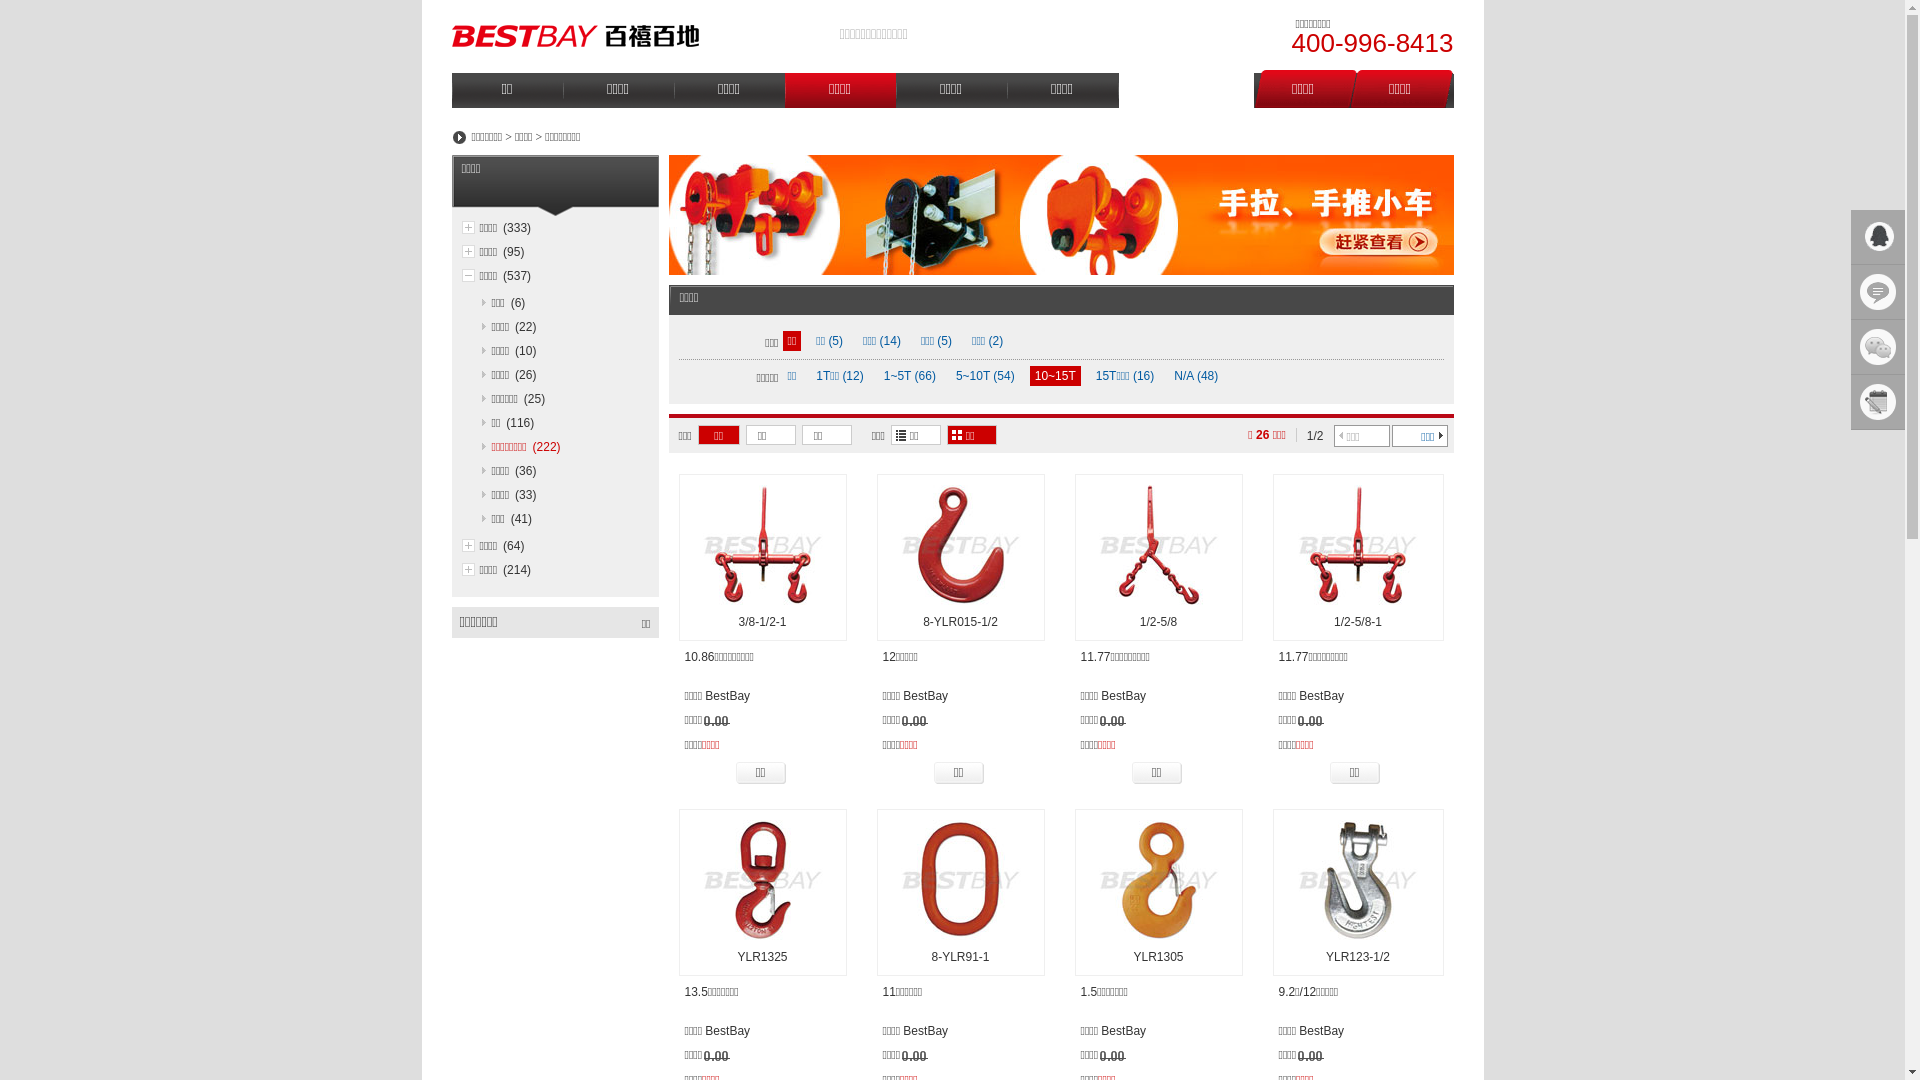 The width and height of the screenshot is (1920, 1080). Describe the element at coordinates (878, 375) in the screenshot. I see `'1~5T (66)'` at that location.